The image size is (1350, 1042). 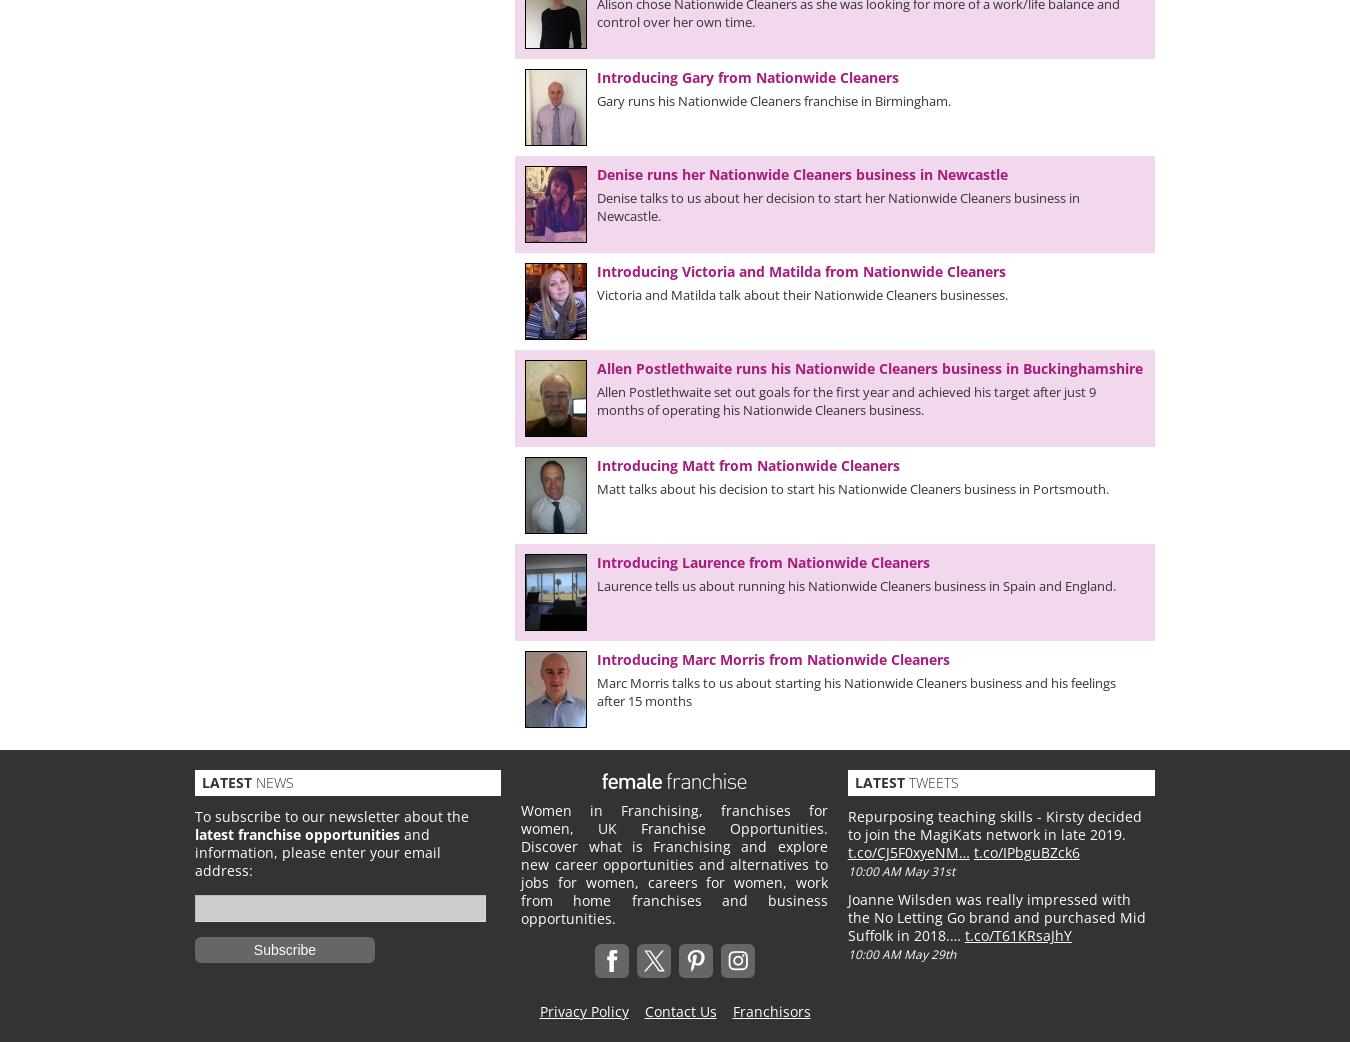 What do you see at coordinates (929, 782) in the screenshot?
I see `'Tweets'` at bounding box center [929, 782].